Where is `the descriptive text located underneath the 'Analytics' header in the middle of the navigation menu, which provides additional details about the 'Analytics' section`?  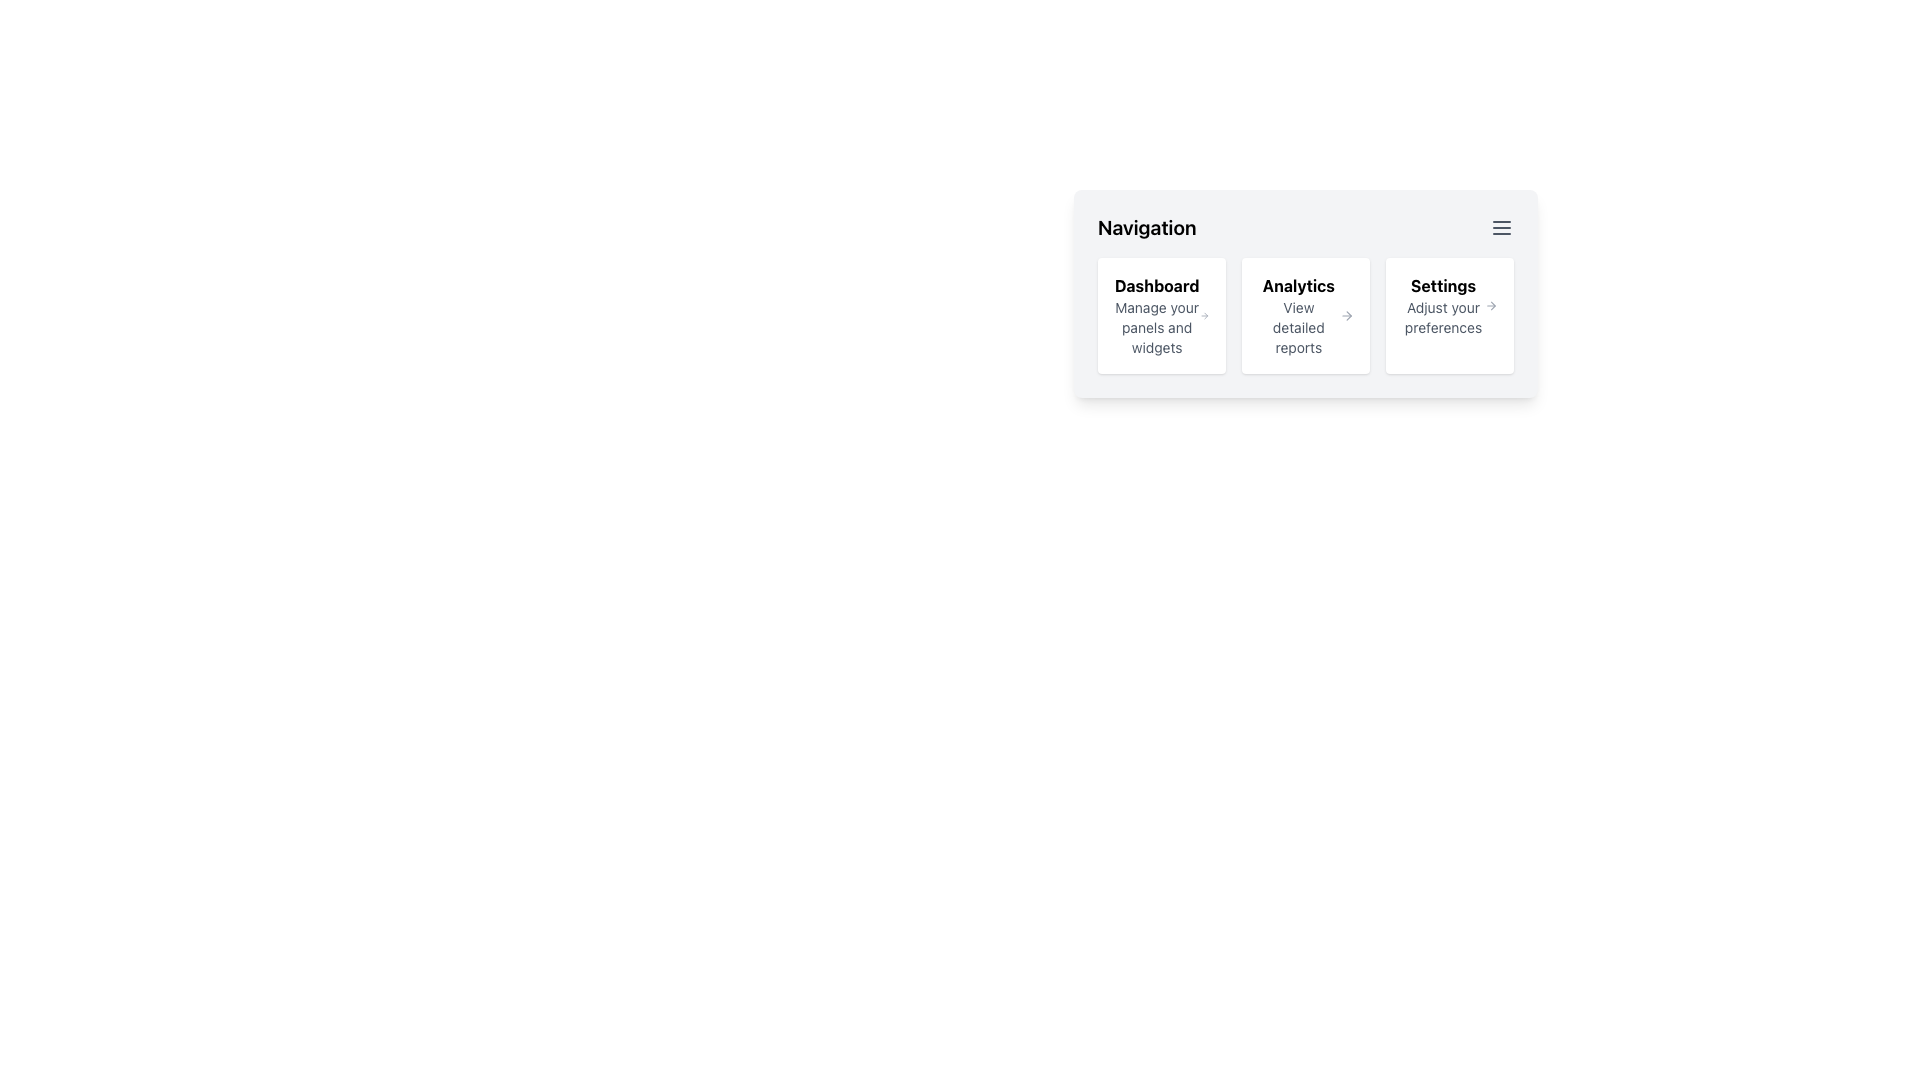
the descriptive text located underneath the 'Analytics' header in the middle of the navigation menu, which provides additional details about the 'Analytics' section is located at coordinates (1298, 326).